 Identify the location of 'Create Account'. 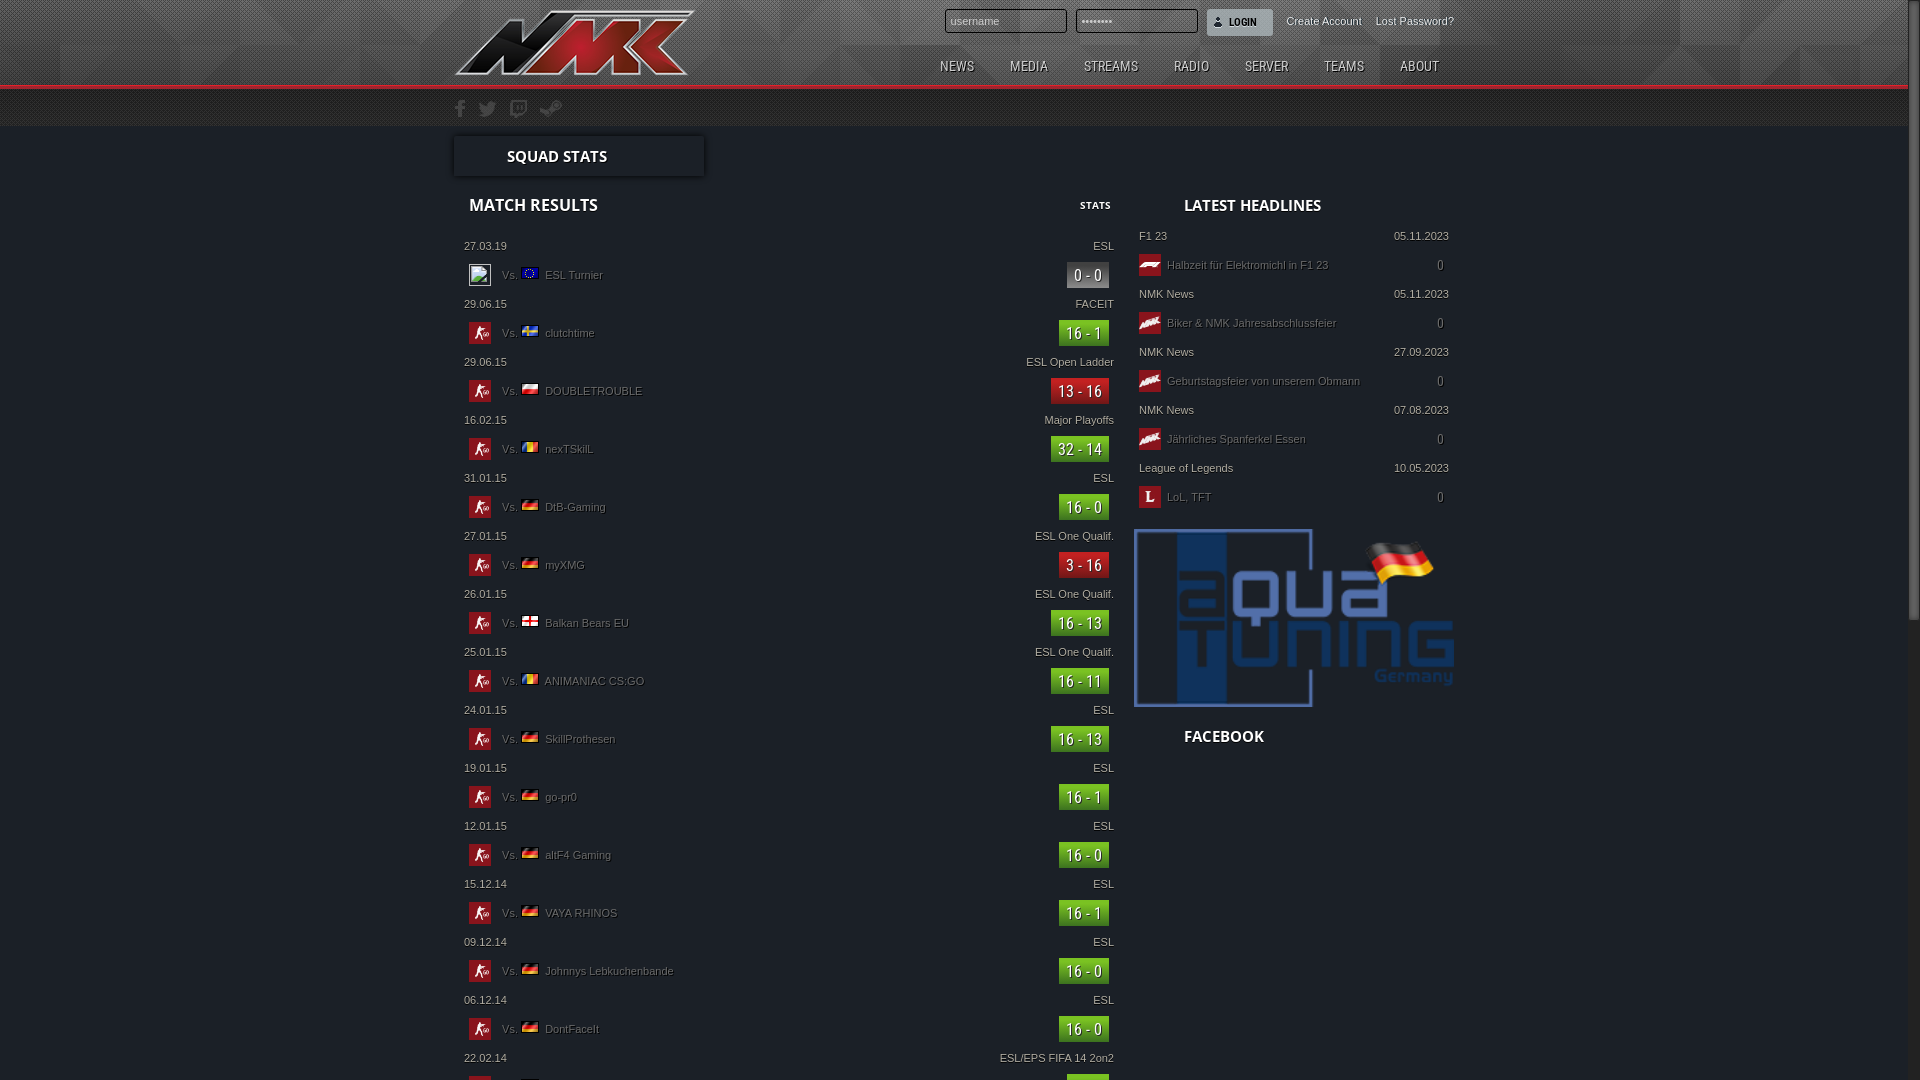
(1271, 18).